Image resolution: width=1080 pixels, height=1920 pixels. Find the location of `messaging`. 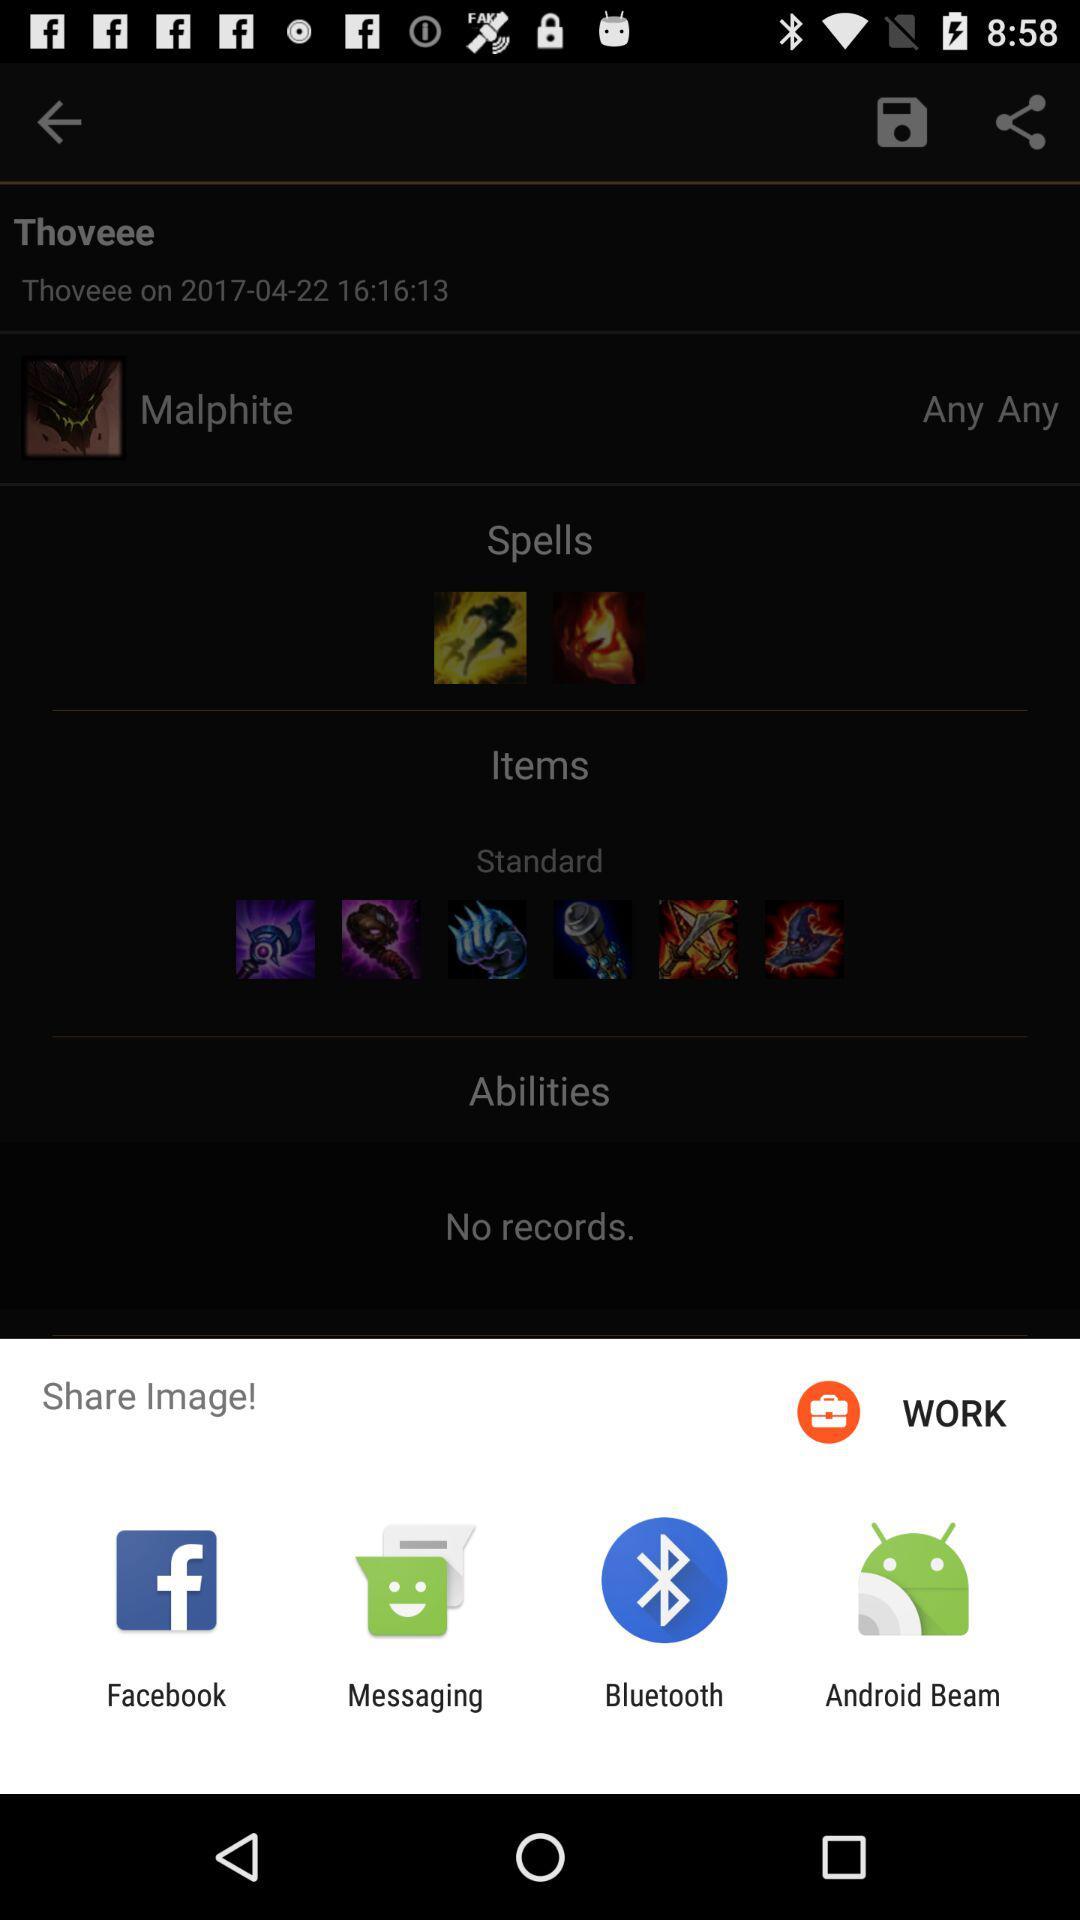

messaging is located at coordinates (414, 1711).